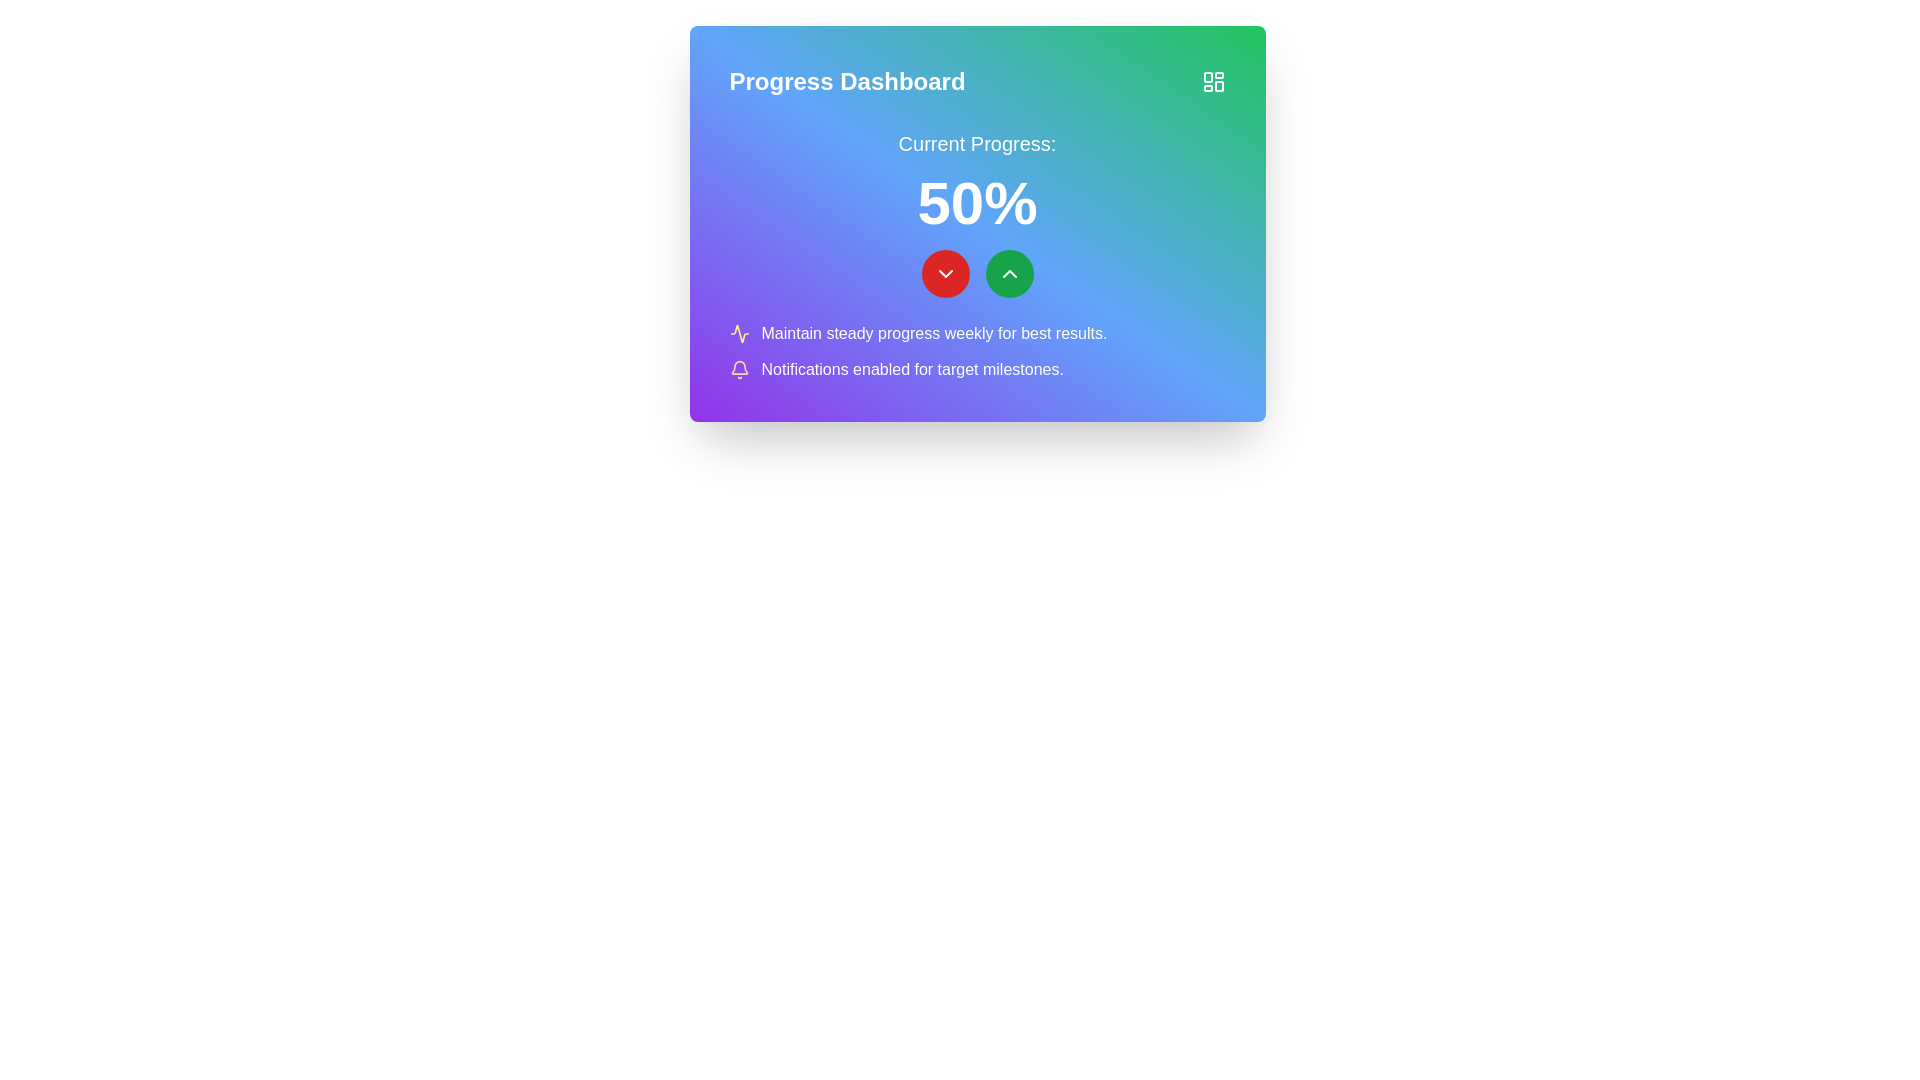 This screenshot has width=1920, height=1080. Describe the element at coordinates (1212, 80) in the screenshot. I see `the icon button that appears as four squares in a 2x2 grid with a green background located at the top-right corner of the 'Progress Dashboard' section` at that location.